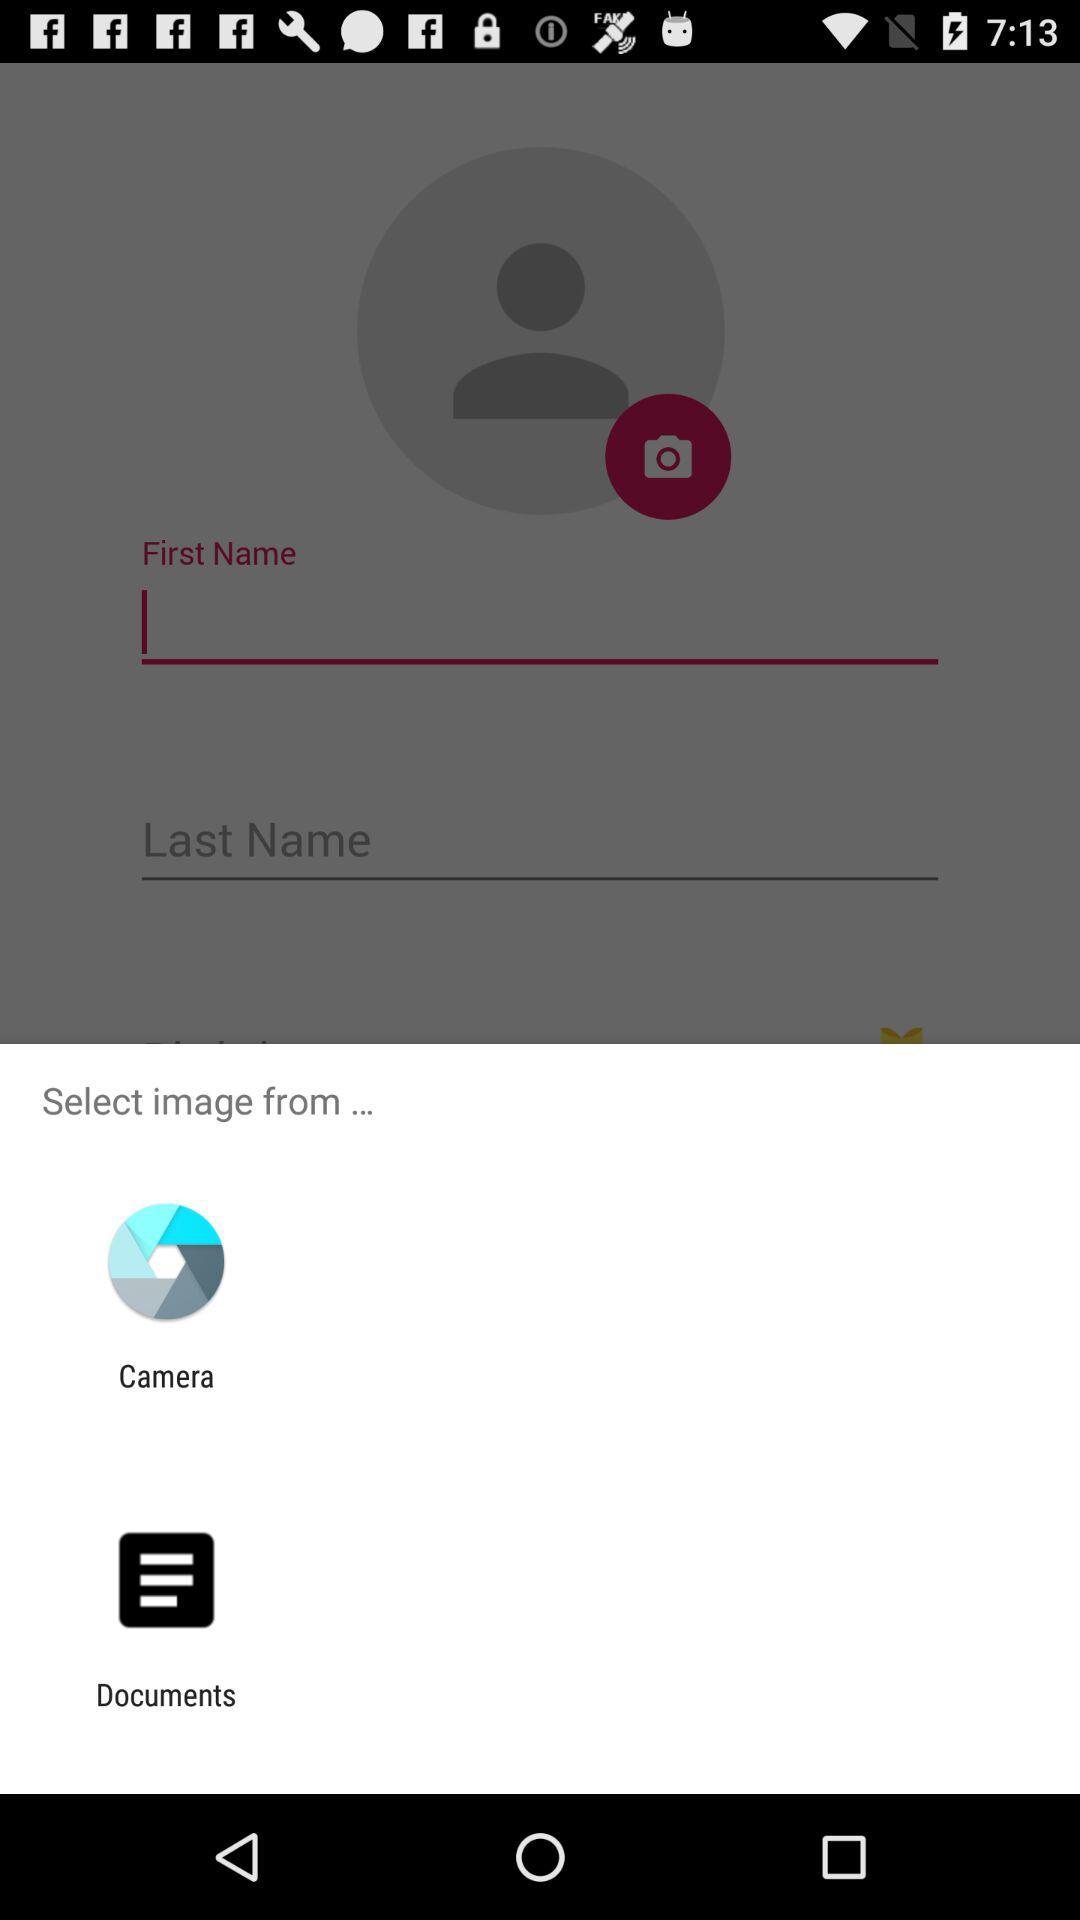 The height and width of the screenshot is (1920, 1080). What do you see at coordinates (165, 1711) in the screenshot?
I see `documents app` at bounding box center [165, 1711].